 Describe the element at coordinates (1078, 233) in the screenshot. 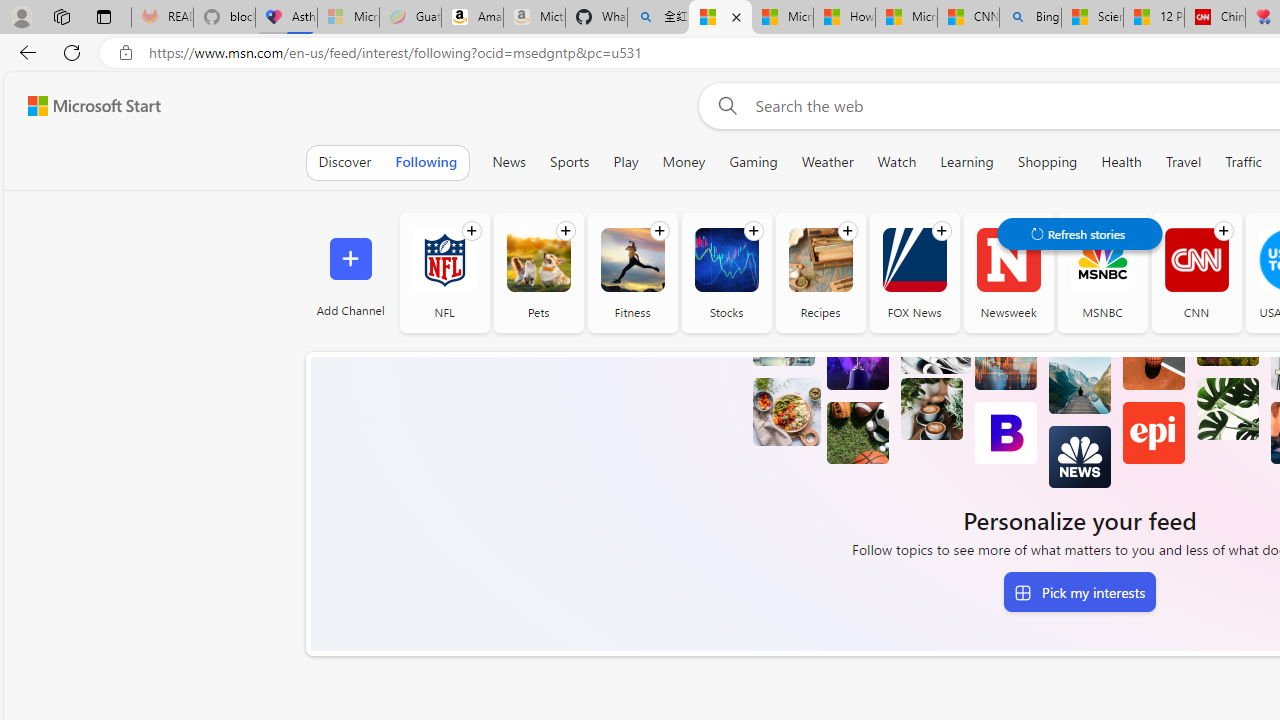

I see `'Class: control'` at that location.